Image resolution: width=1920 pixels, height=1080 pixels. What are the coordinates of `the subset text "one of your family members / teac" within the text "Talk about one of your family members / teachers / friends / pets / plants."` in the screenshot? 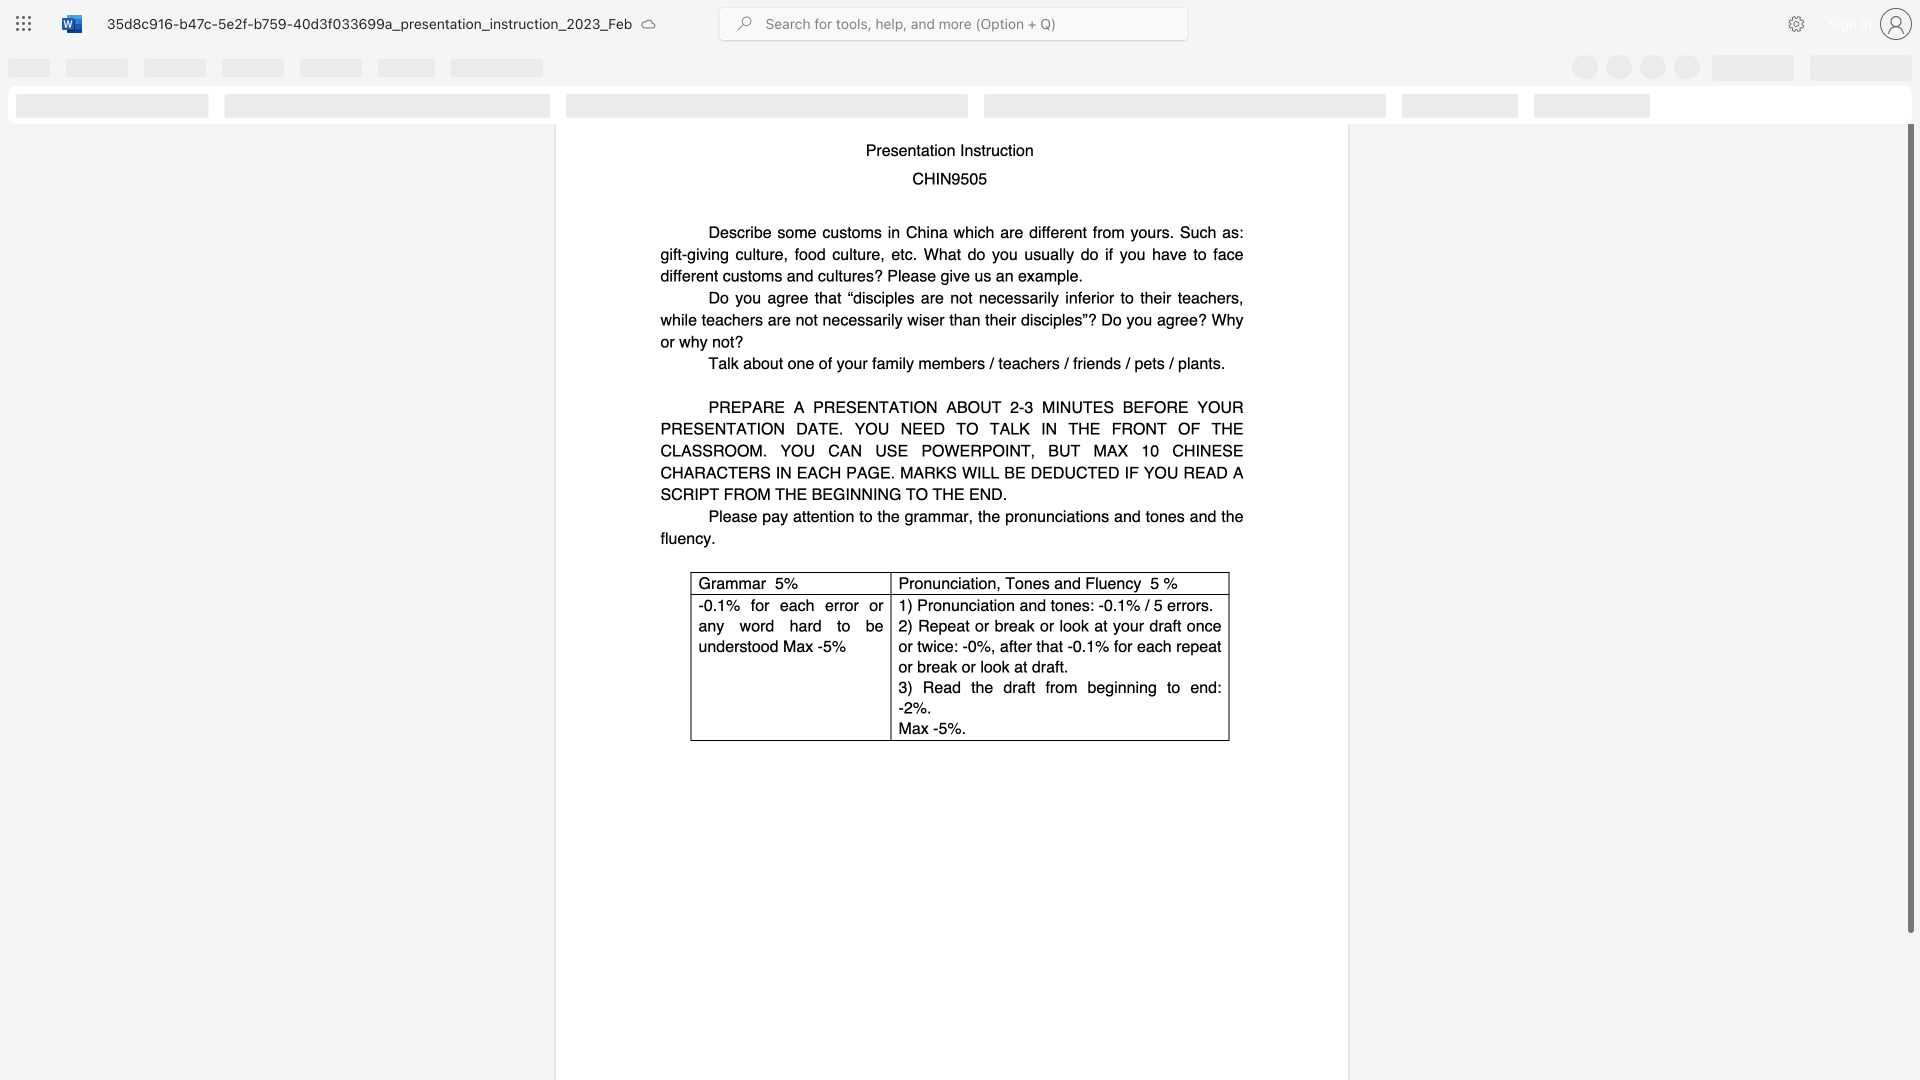 It's located at (786, 363).